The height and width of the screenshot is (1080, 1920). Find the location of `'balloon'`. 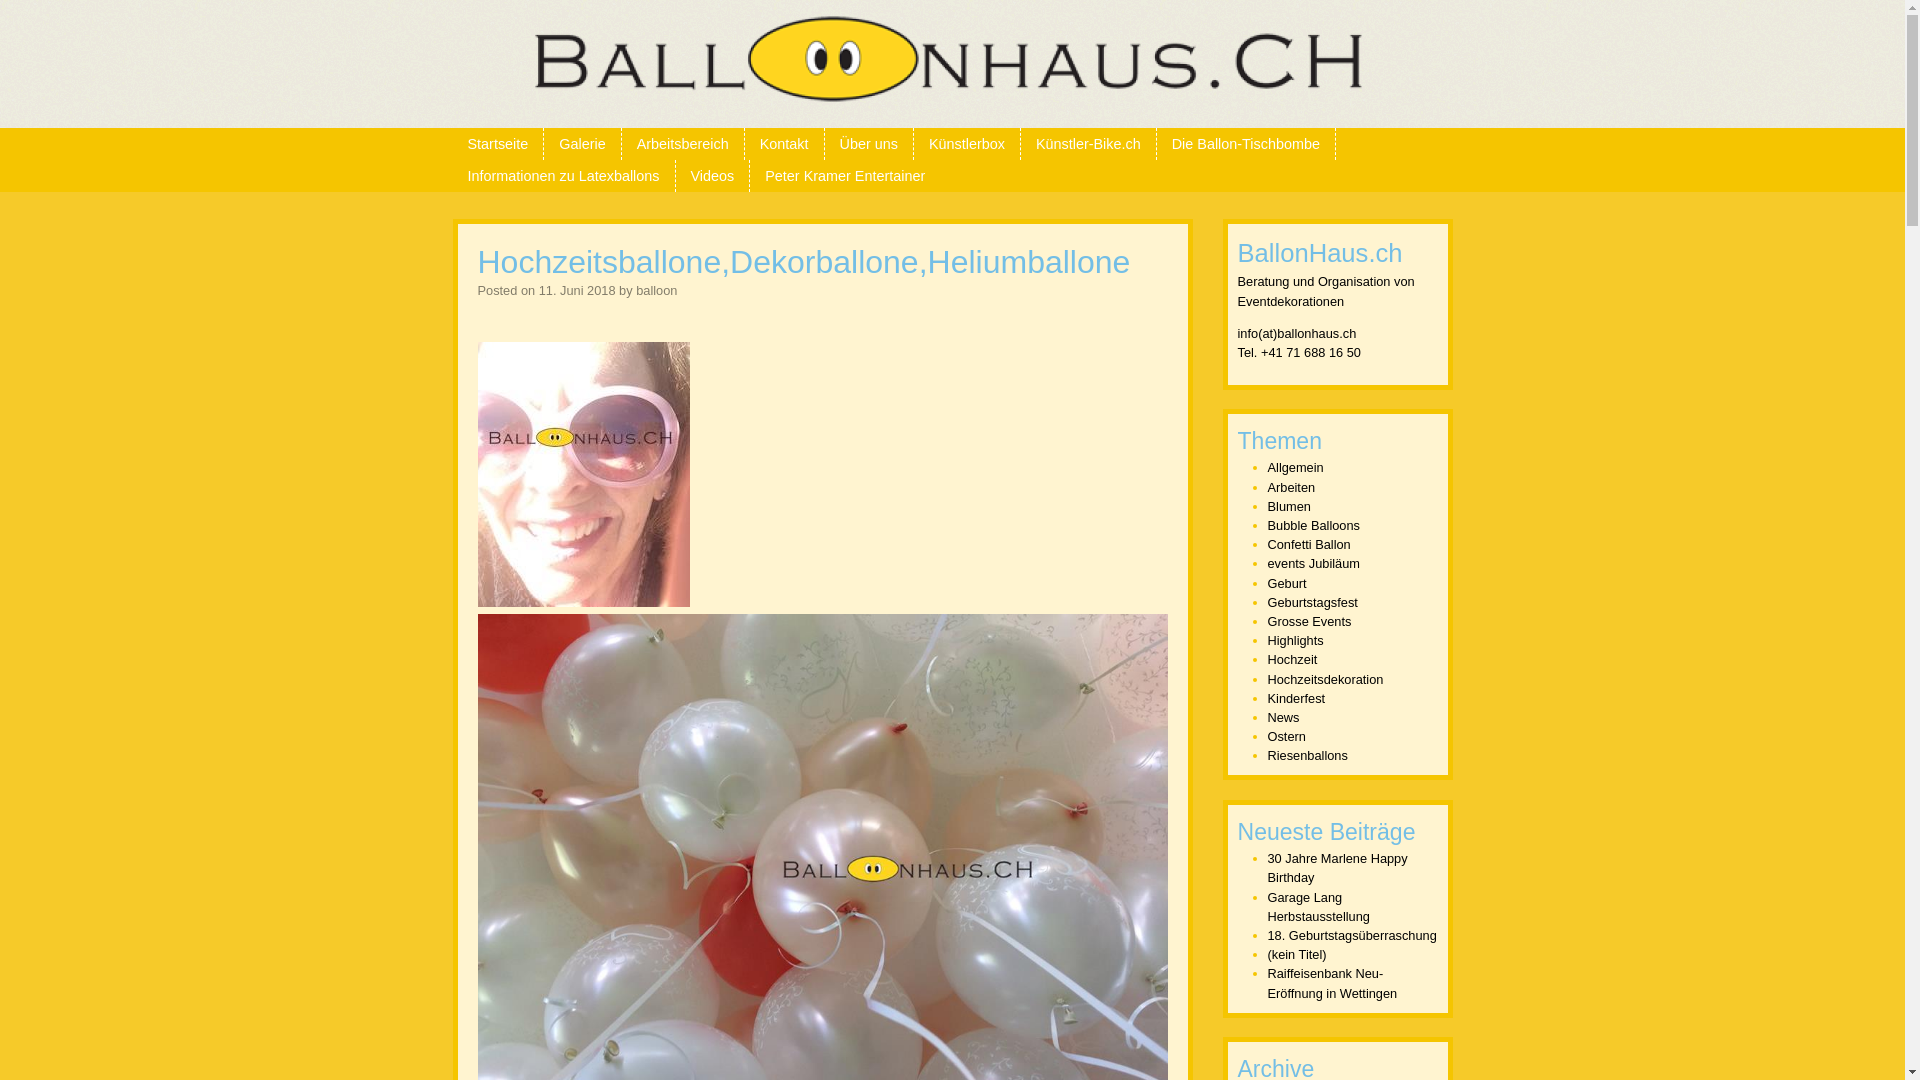

'balloon' is located at coordinates (656, 290).